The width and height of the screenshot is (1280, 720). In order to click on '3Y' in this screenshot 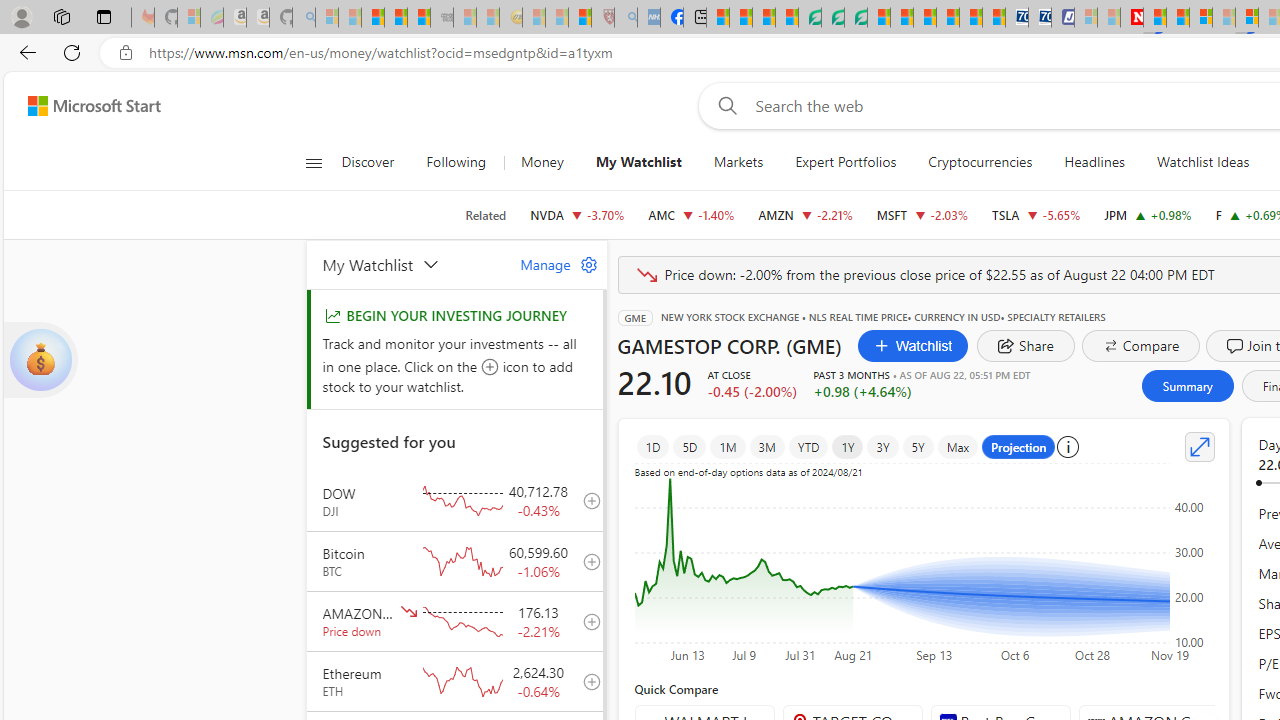, I will do `click(881, 446)`.